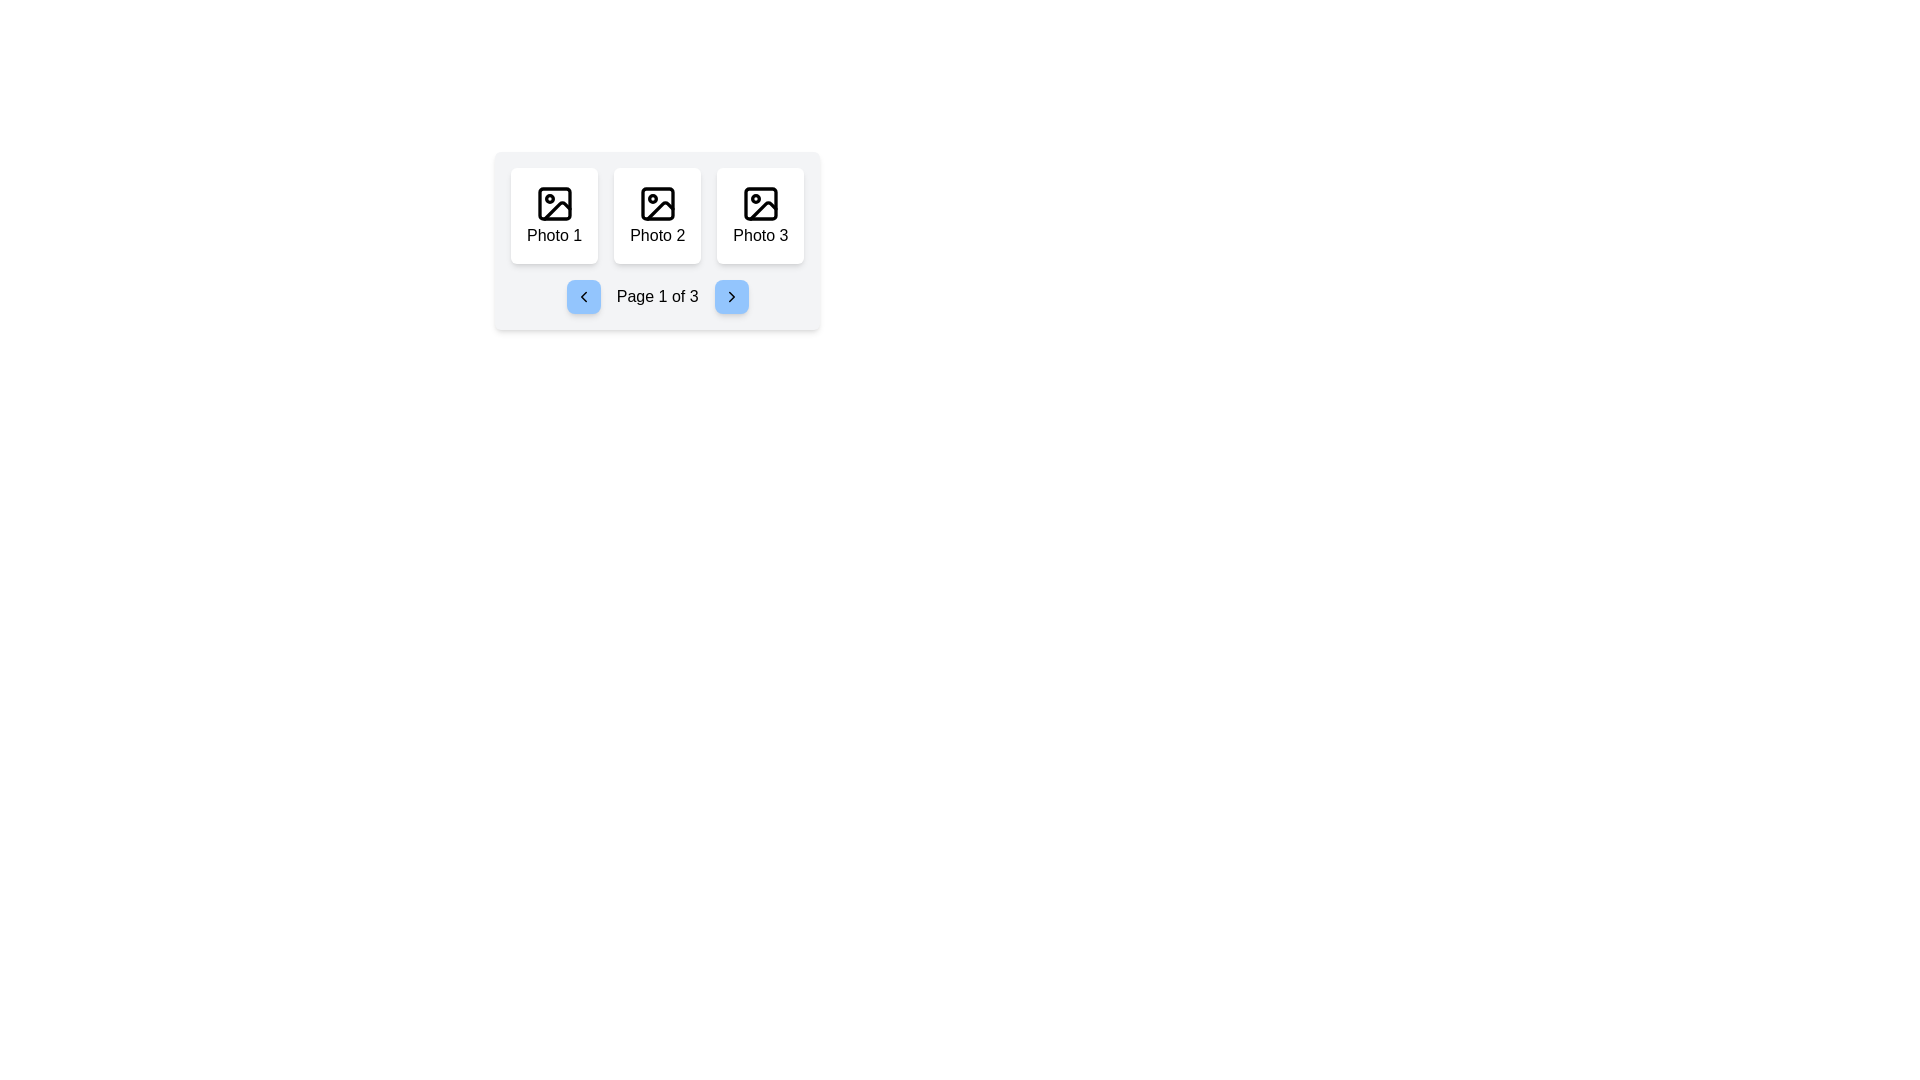  What do you see at coordinates (657, 297) in the screenshot?
I see `the text label that indicates the current page position within a multi-page interface, which shows the user is on page 1 of 3` at bounding box center [657, 297].